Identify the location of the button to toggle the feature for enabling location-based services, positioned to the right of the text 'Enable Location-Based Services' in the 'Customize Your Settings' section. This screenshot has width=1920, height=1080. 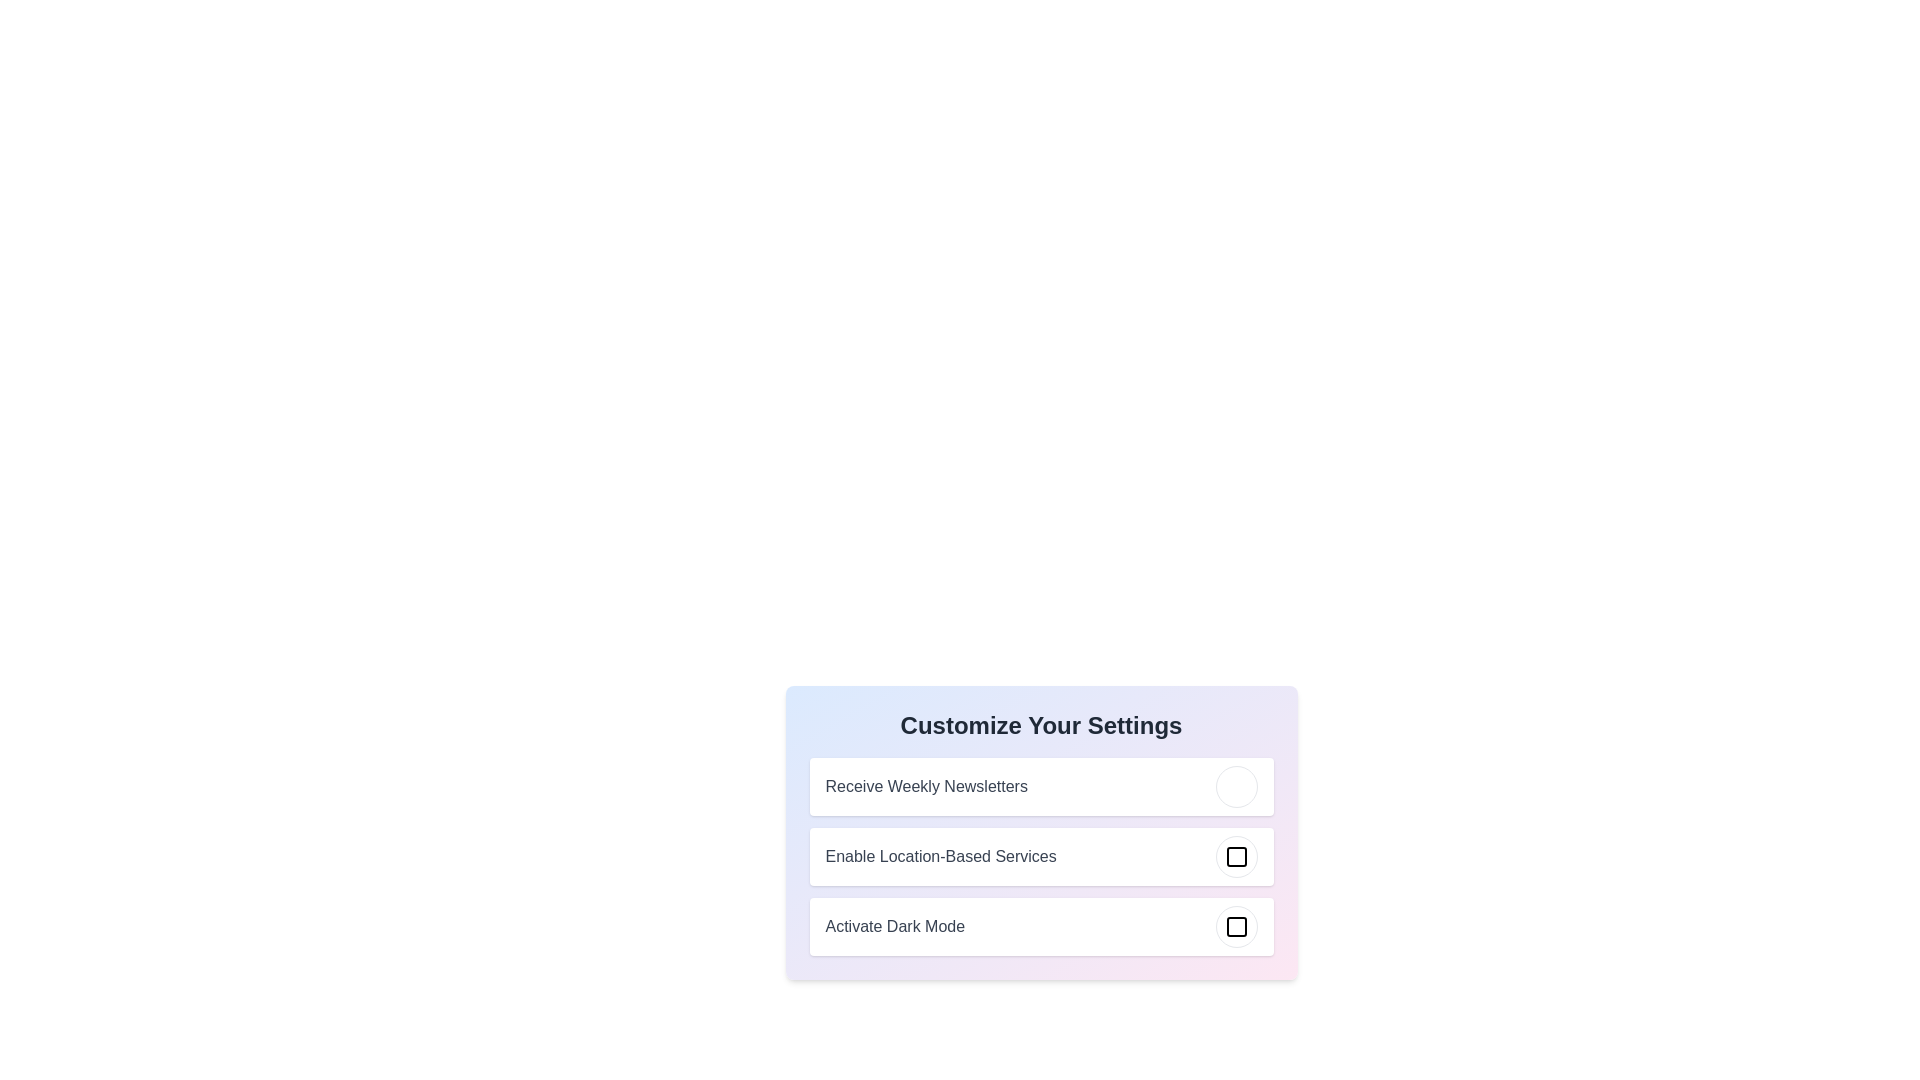
(1235, 855).